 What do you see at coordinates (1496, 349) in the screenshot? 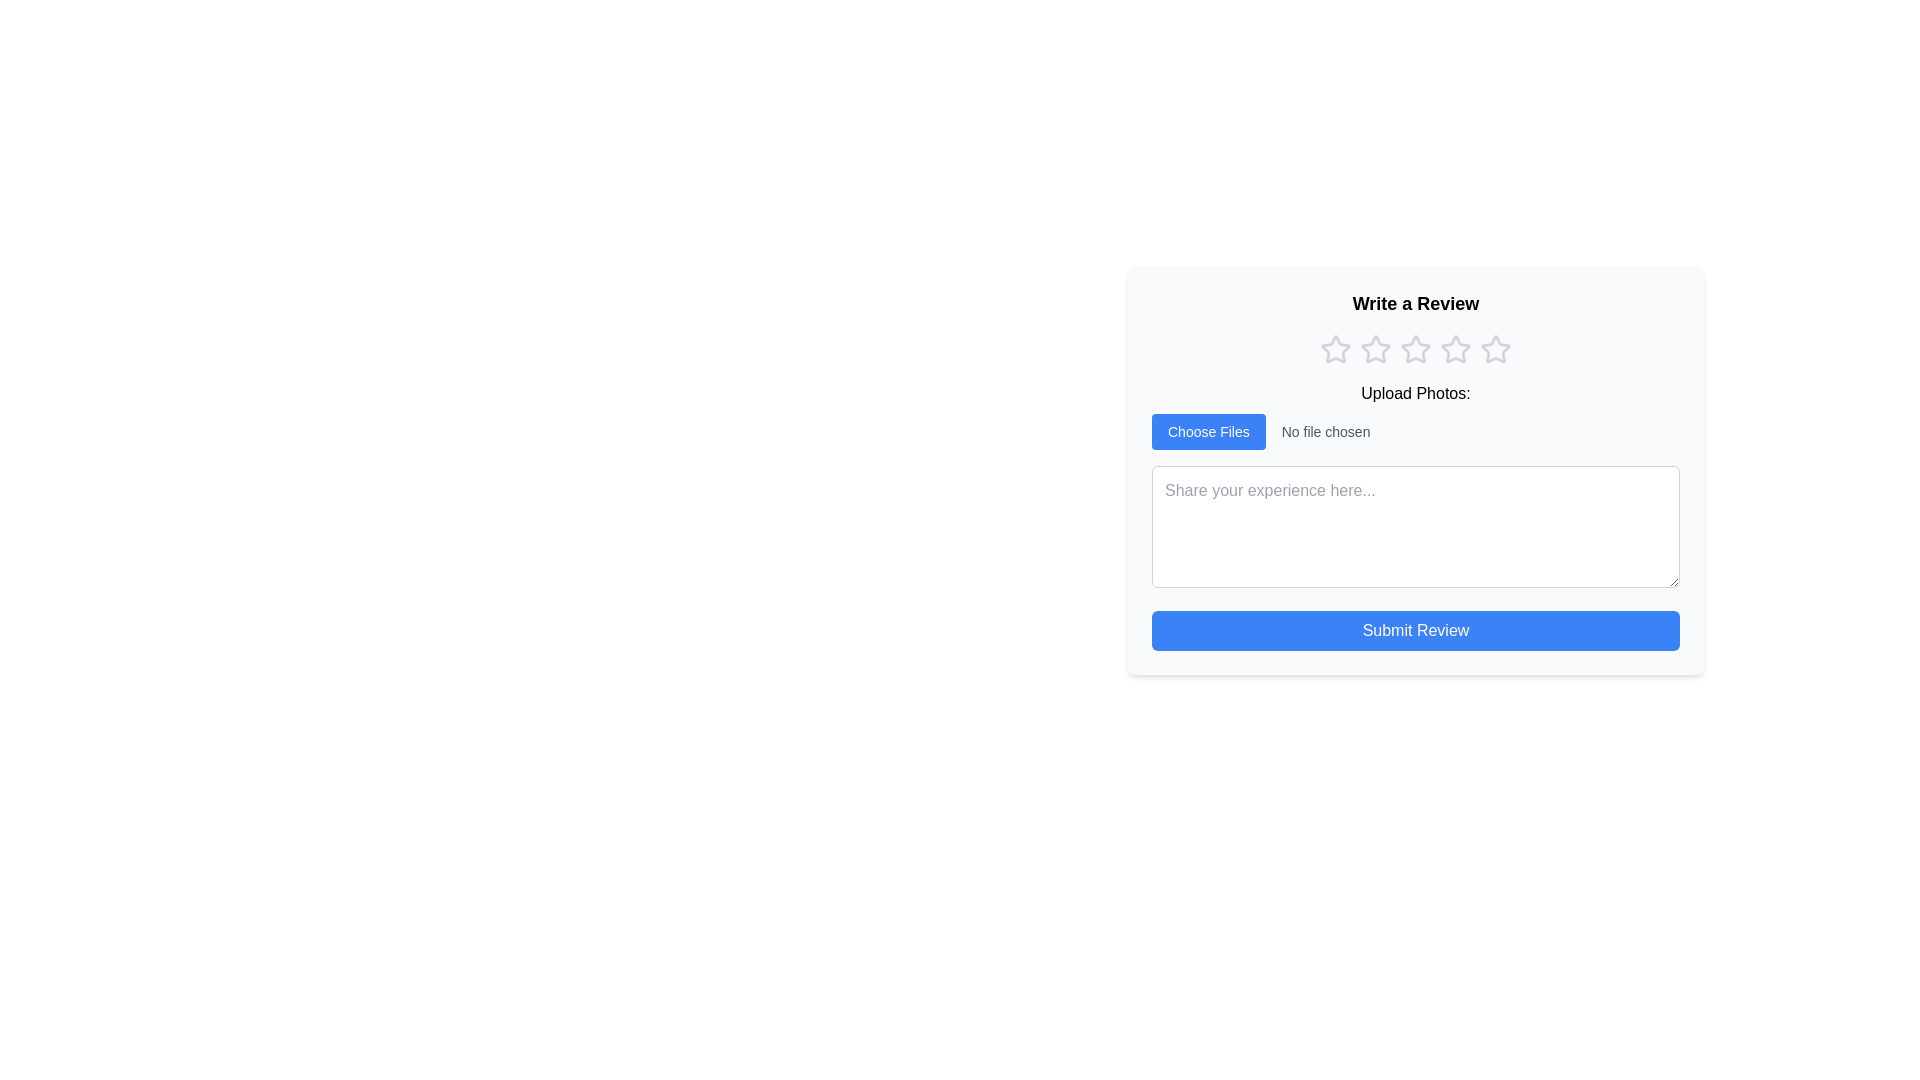
I see `the fifth and last star icon in the star rating widget` at bounding box center [1496, 349].